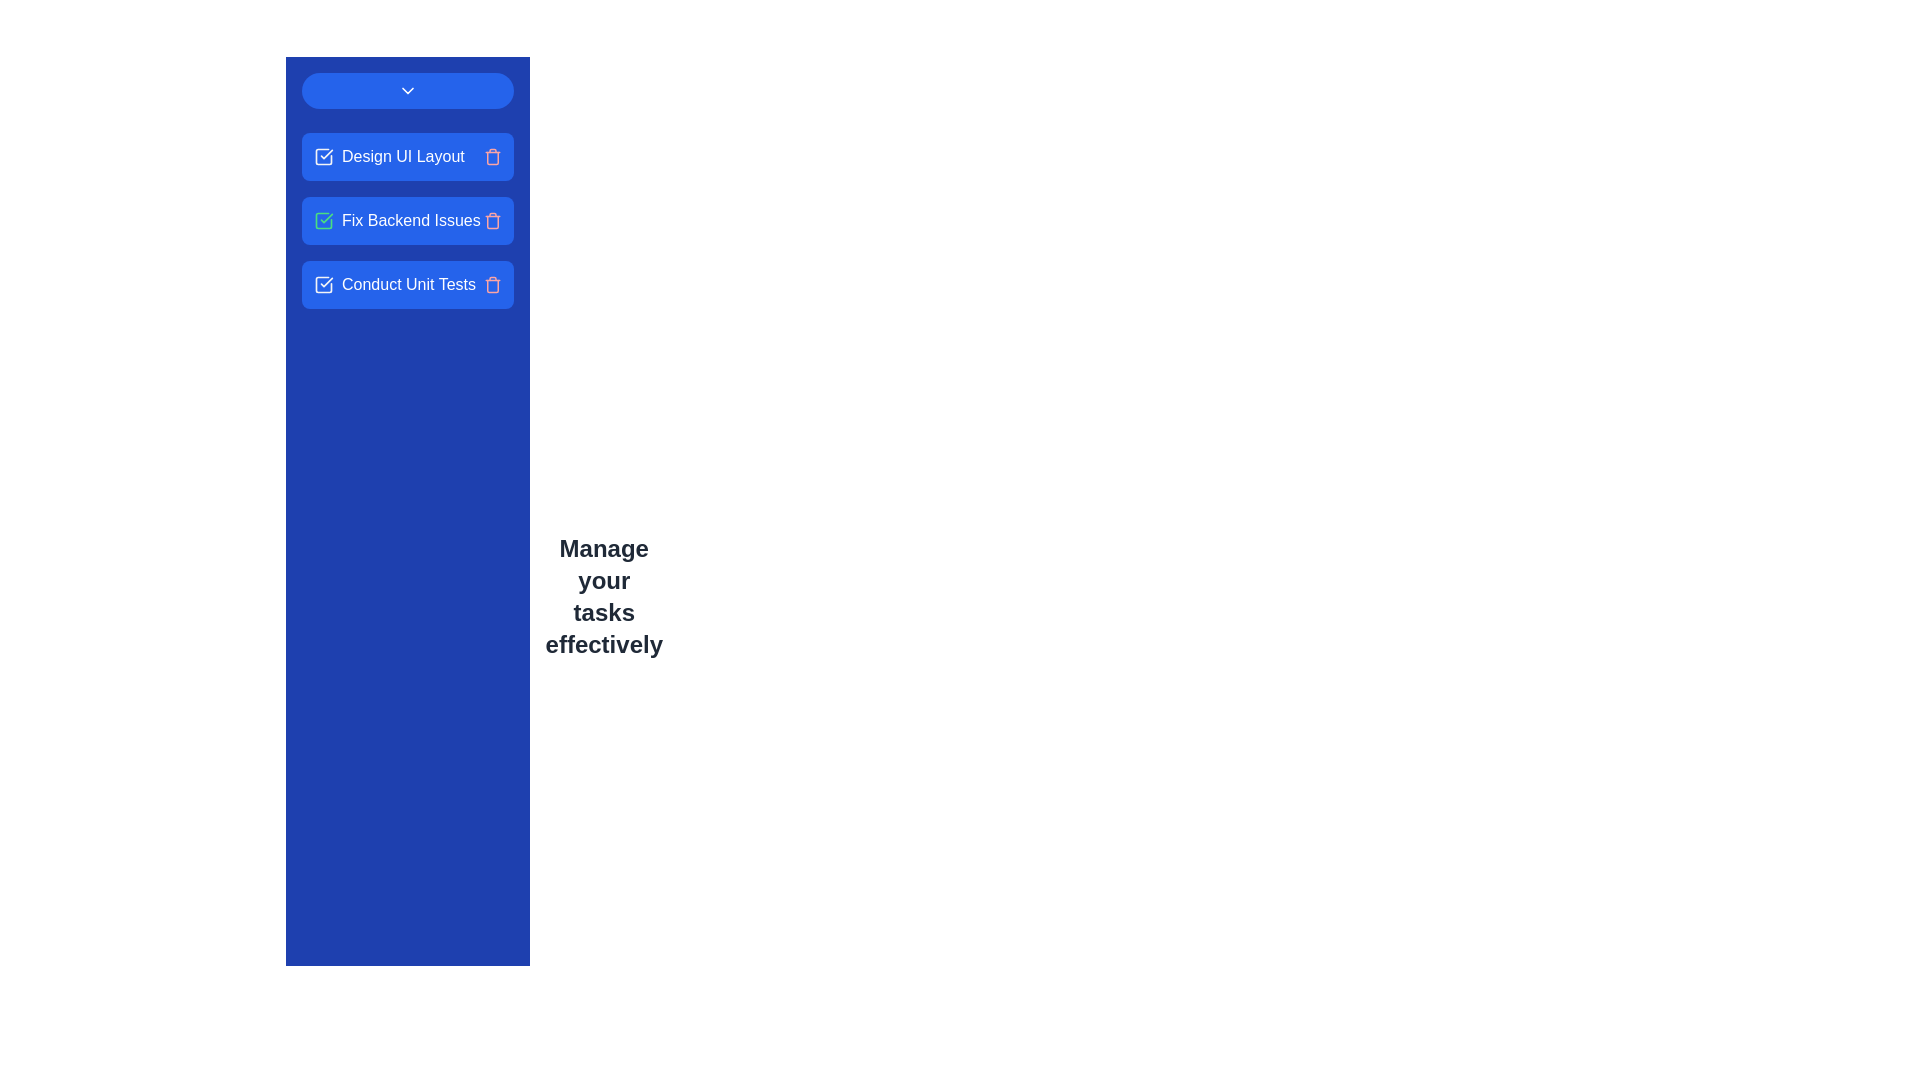 This screenshot has height=1080, width=1920. Describe the element at coordinates (406, 220) in the screenshot. I see `the second list item labeled 'Fix Backend Issues' with a checked icon on the left and a delete icon on the right` at that location.